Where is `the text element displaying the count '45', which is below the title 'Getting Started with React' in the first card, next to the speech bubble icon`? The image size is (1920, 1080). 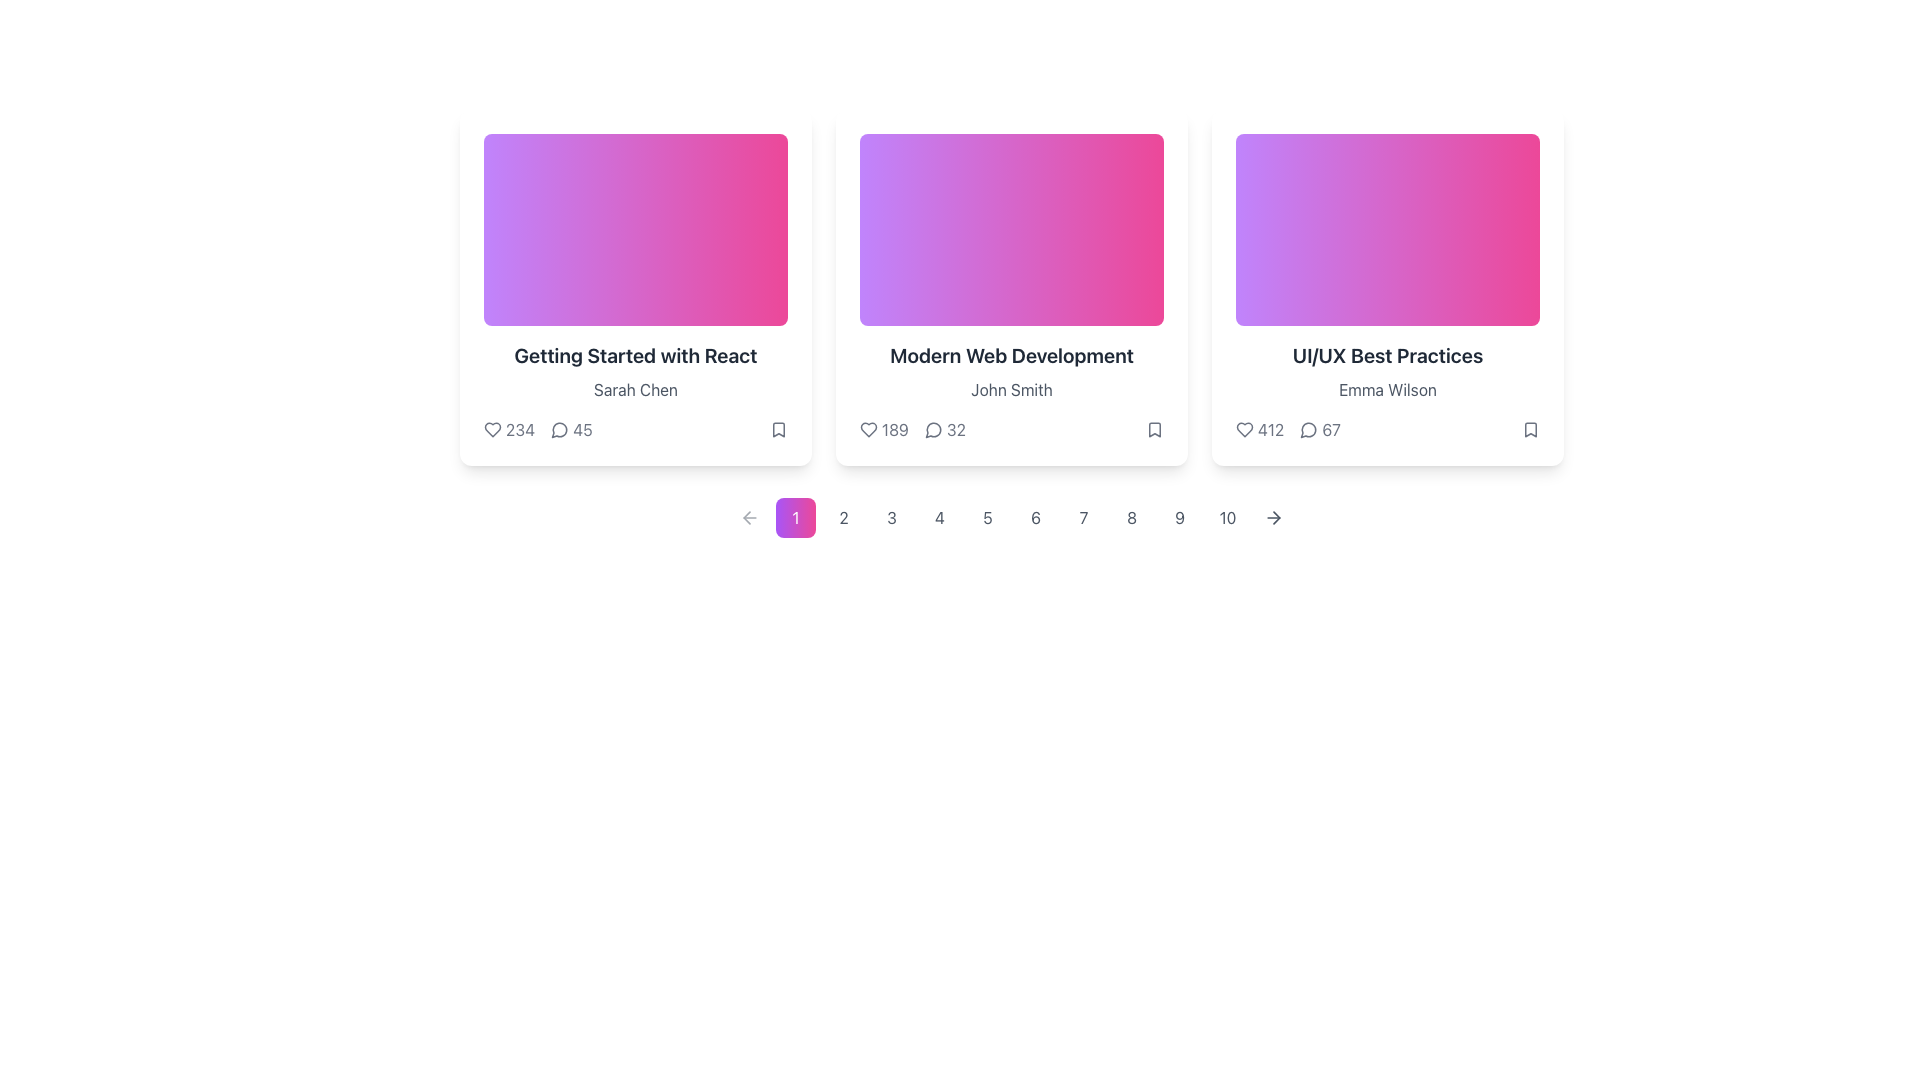
the text element displaying the count '45', which is below the title 'Getting Started with React' in the first card, next to the speech bubble icon is located at coordinates (581, 428).